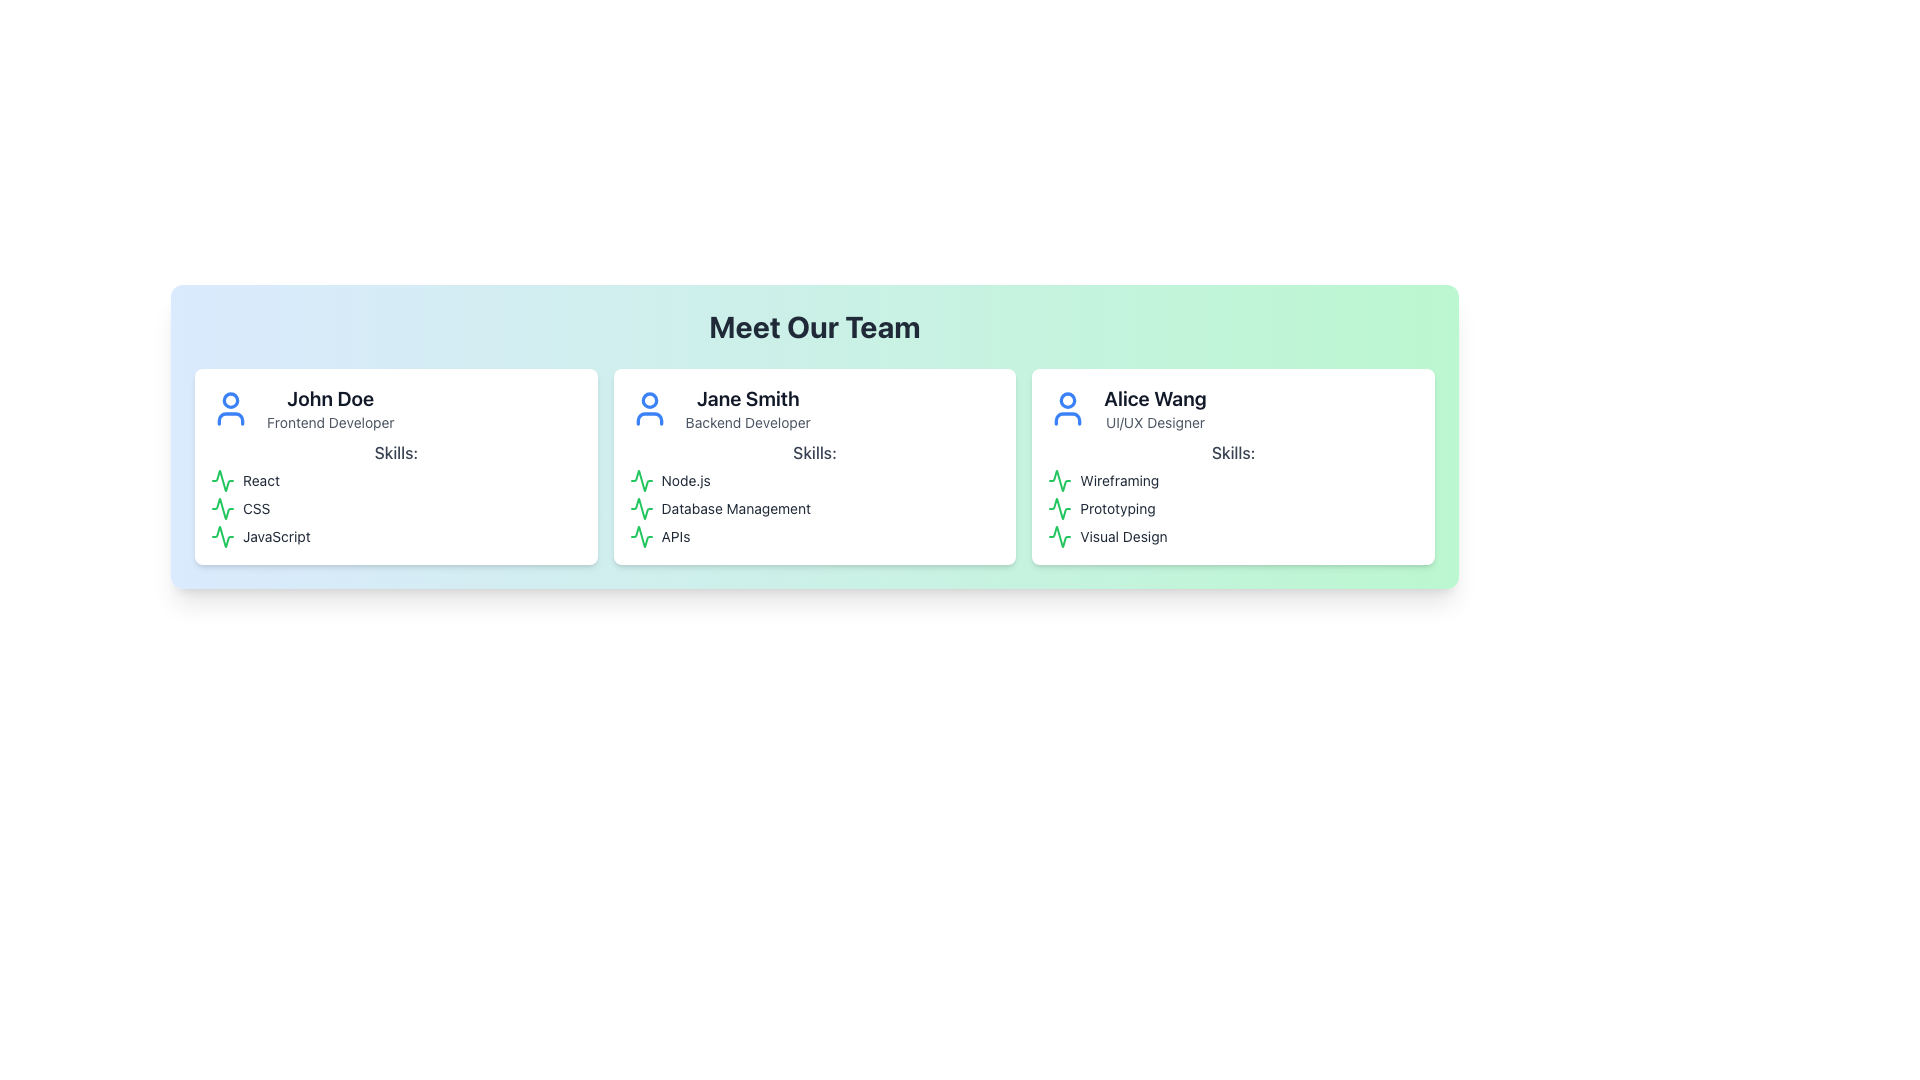 This screenshot has height=1080, width=1920. What do you see at coordinates (1232, 452) in the screenshot?
I see `the 'Skills:' text label located within Alice Wang's profile card, positioned directly below the 'UI/UX Designer' designation` at bounding box center [1232, 452].